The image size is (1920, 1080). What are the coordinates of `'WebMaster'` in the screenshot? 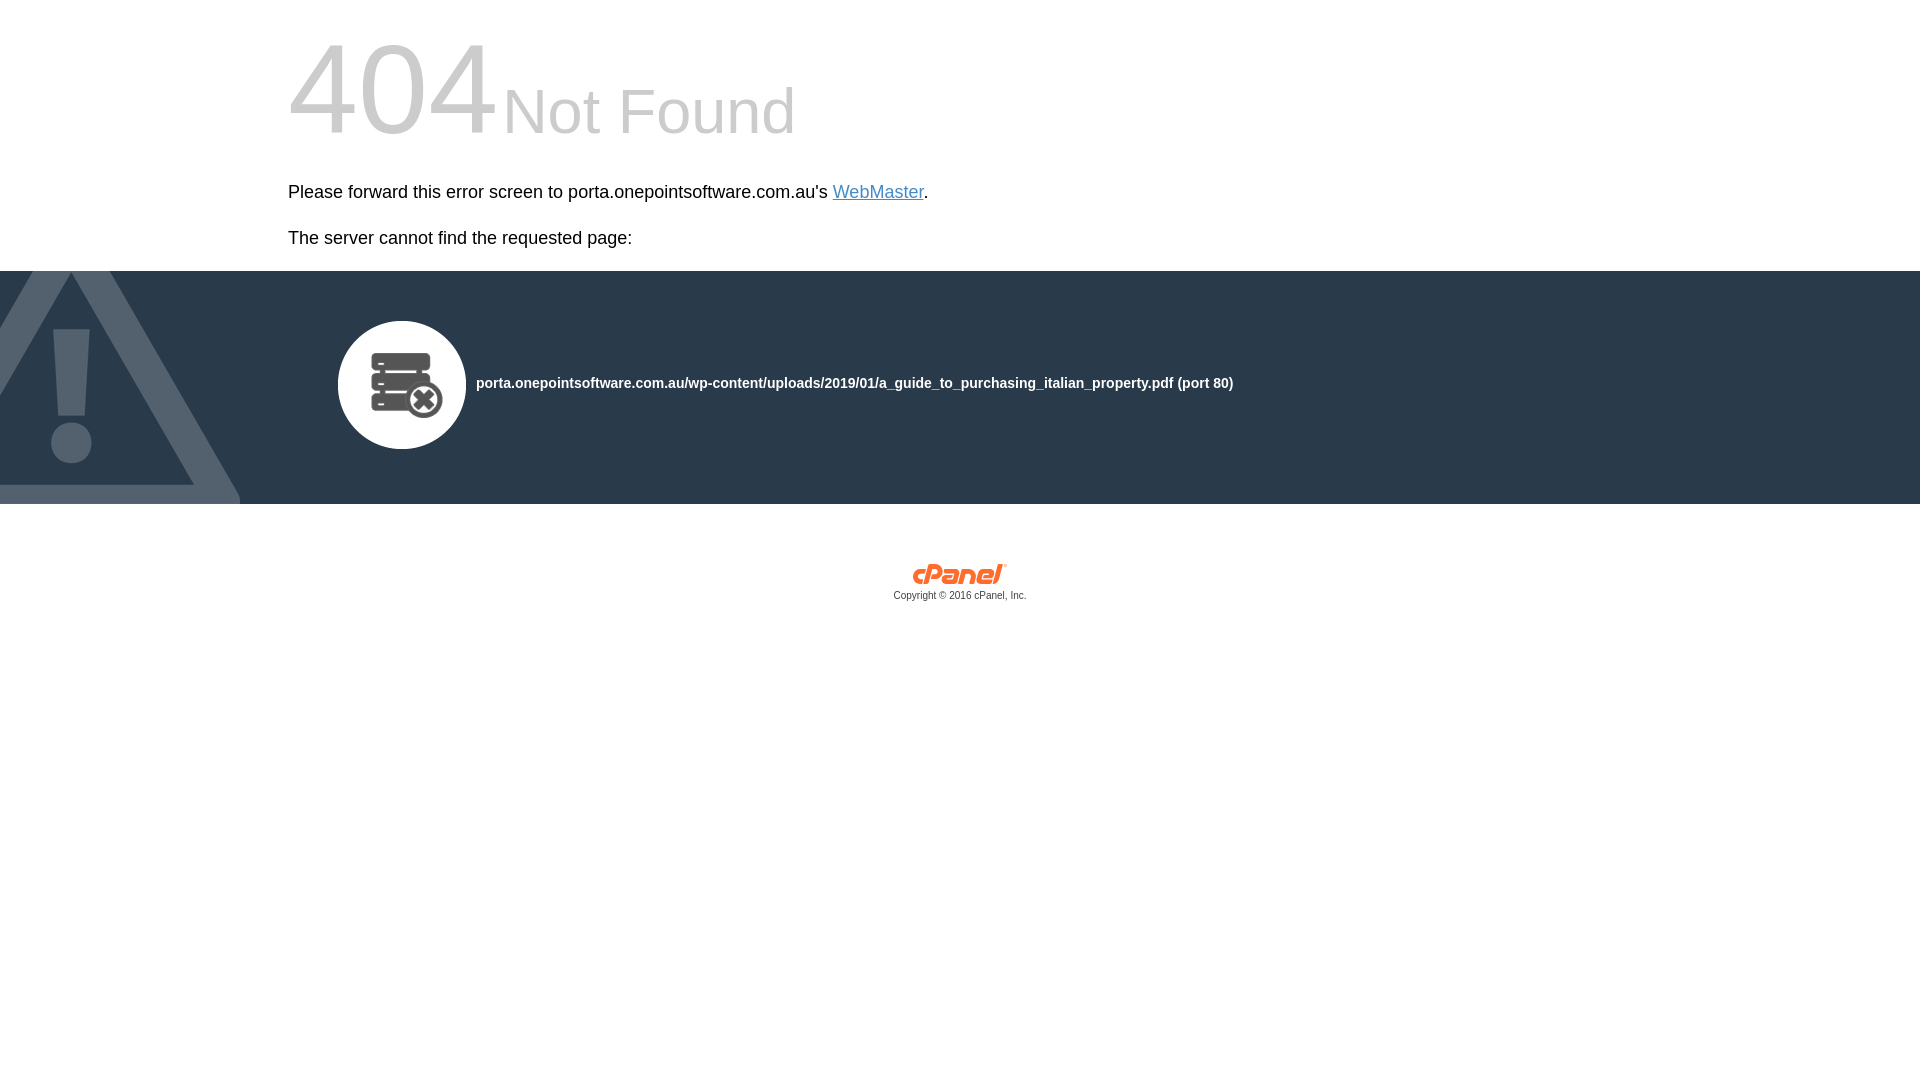 It's located at (878, 192).